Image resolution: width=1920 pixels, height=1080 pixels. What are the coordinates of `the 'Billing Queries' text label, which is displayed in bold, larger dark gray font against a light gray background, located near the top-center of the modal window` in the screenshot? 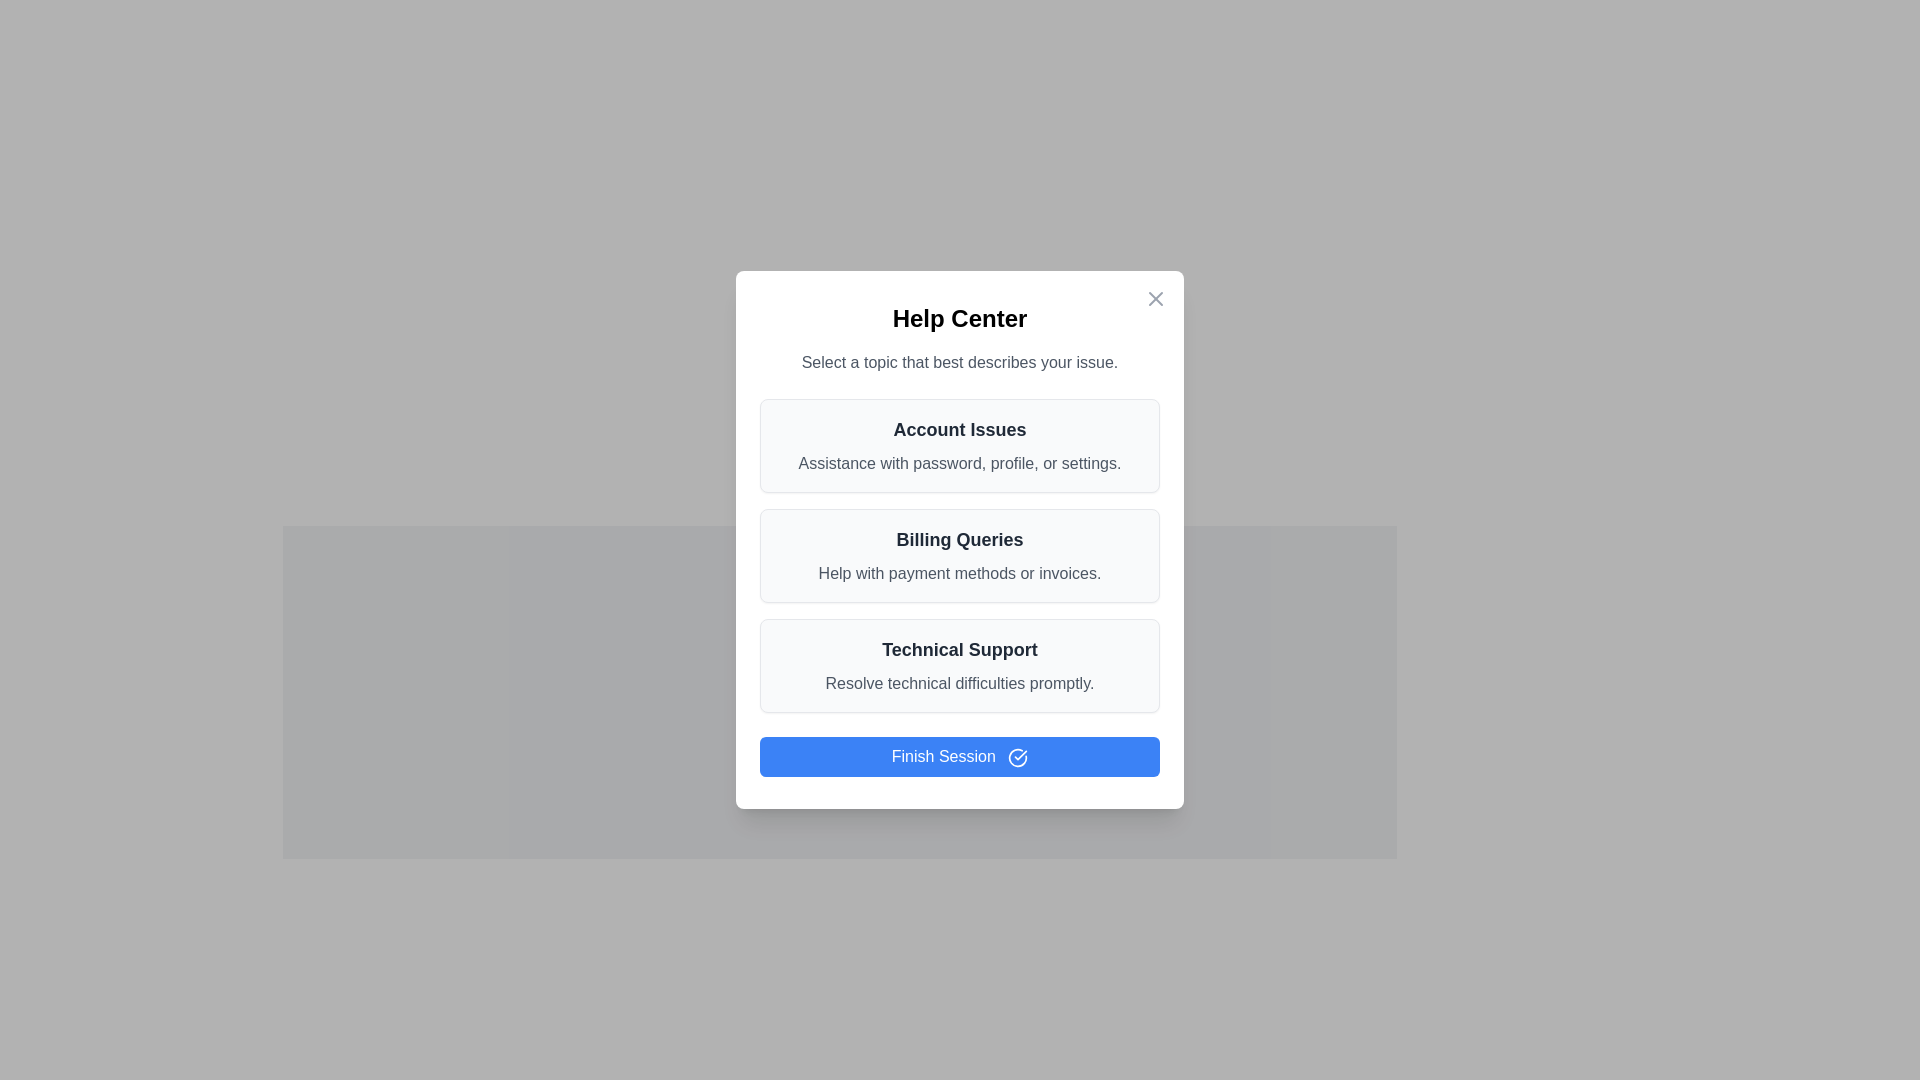 It's located at (960, 540).